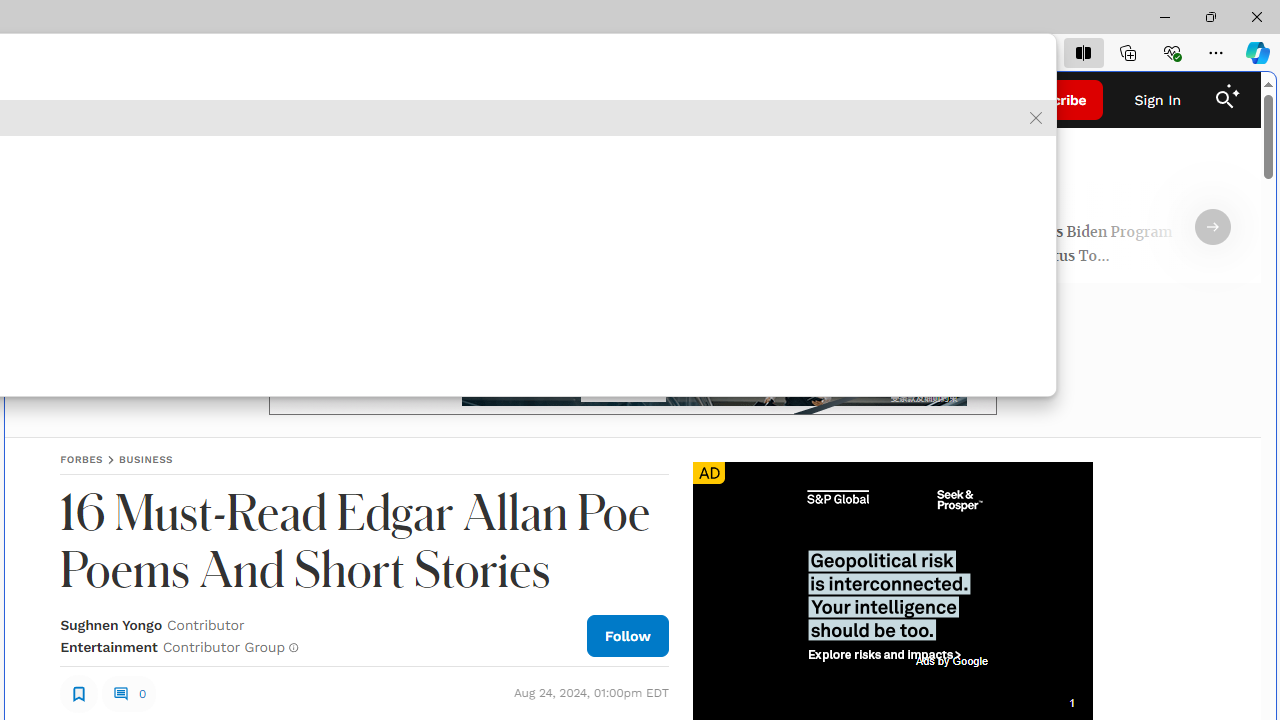 Image resolution: width=1280 pixels, height=720 pixels. What do you see at coordinates (1232, 91) in the screenshot?
I see `'Class: sparkles_svg__fs-icon sparkles_svg__fs-icon--sparkles'` at bounding box center [1232, 91].